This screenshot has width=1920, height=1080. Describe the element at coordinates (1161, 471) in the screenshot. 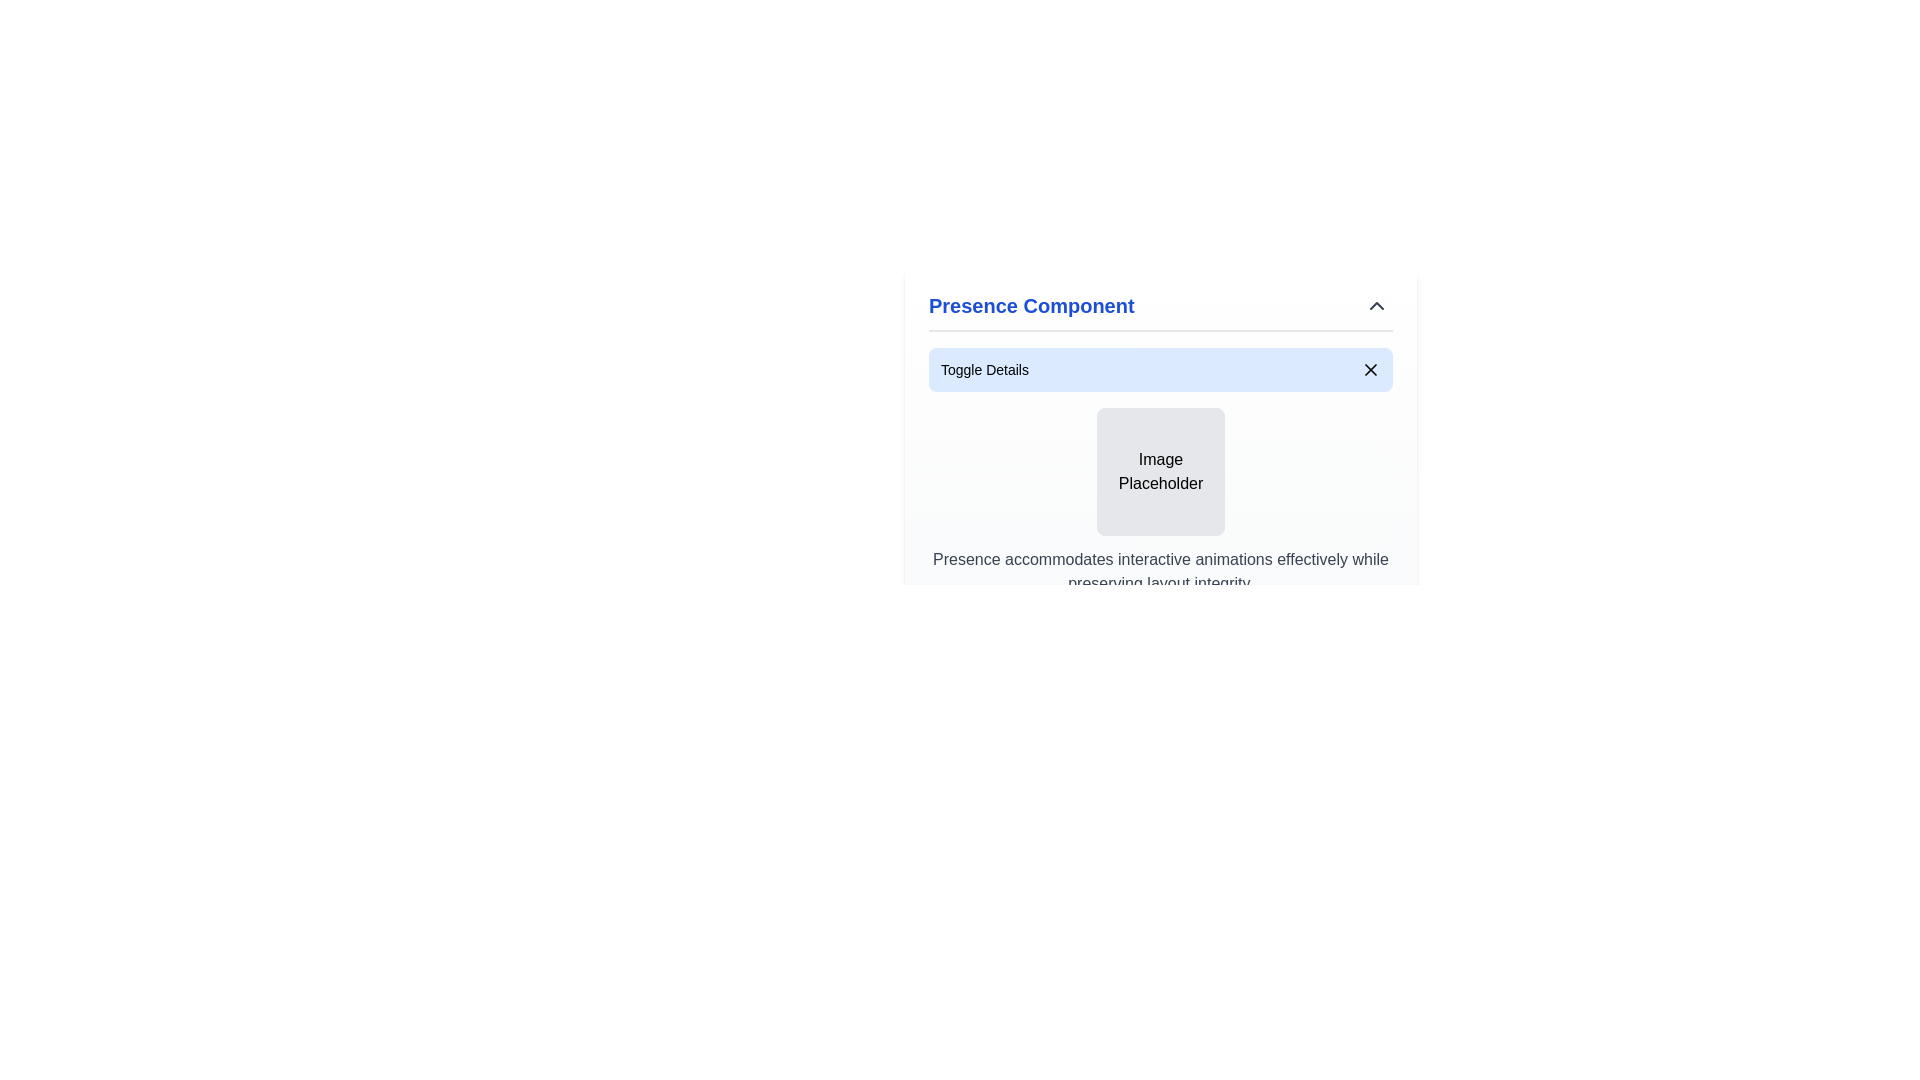

I see `the static text label displaying 'Image Placeholder' with a black font on a gray background` at that location.